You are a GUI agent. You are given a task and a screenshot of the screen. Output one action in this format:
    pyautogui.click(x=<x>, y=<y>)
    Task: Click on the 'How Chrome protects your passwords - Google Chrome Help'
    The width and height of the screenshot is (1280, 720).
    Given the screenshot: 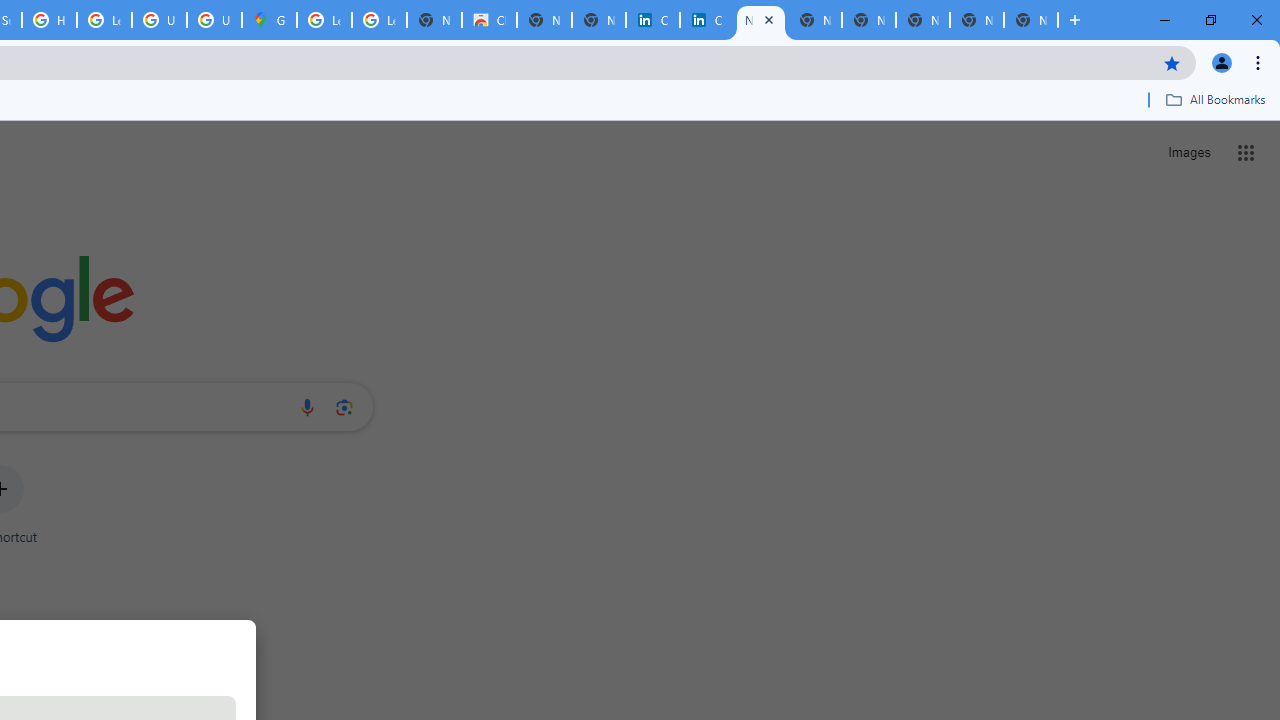 What is the action you would take?
    pyautogui.click(x=49, y=20)
    